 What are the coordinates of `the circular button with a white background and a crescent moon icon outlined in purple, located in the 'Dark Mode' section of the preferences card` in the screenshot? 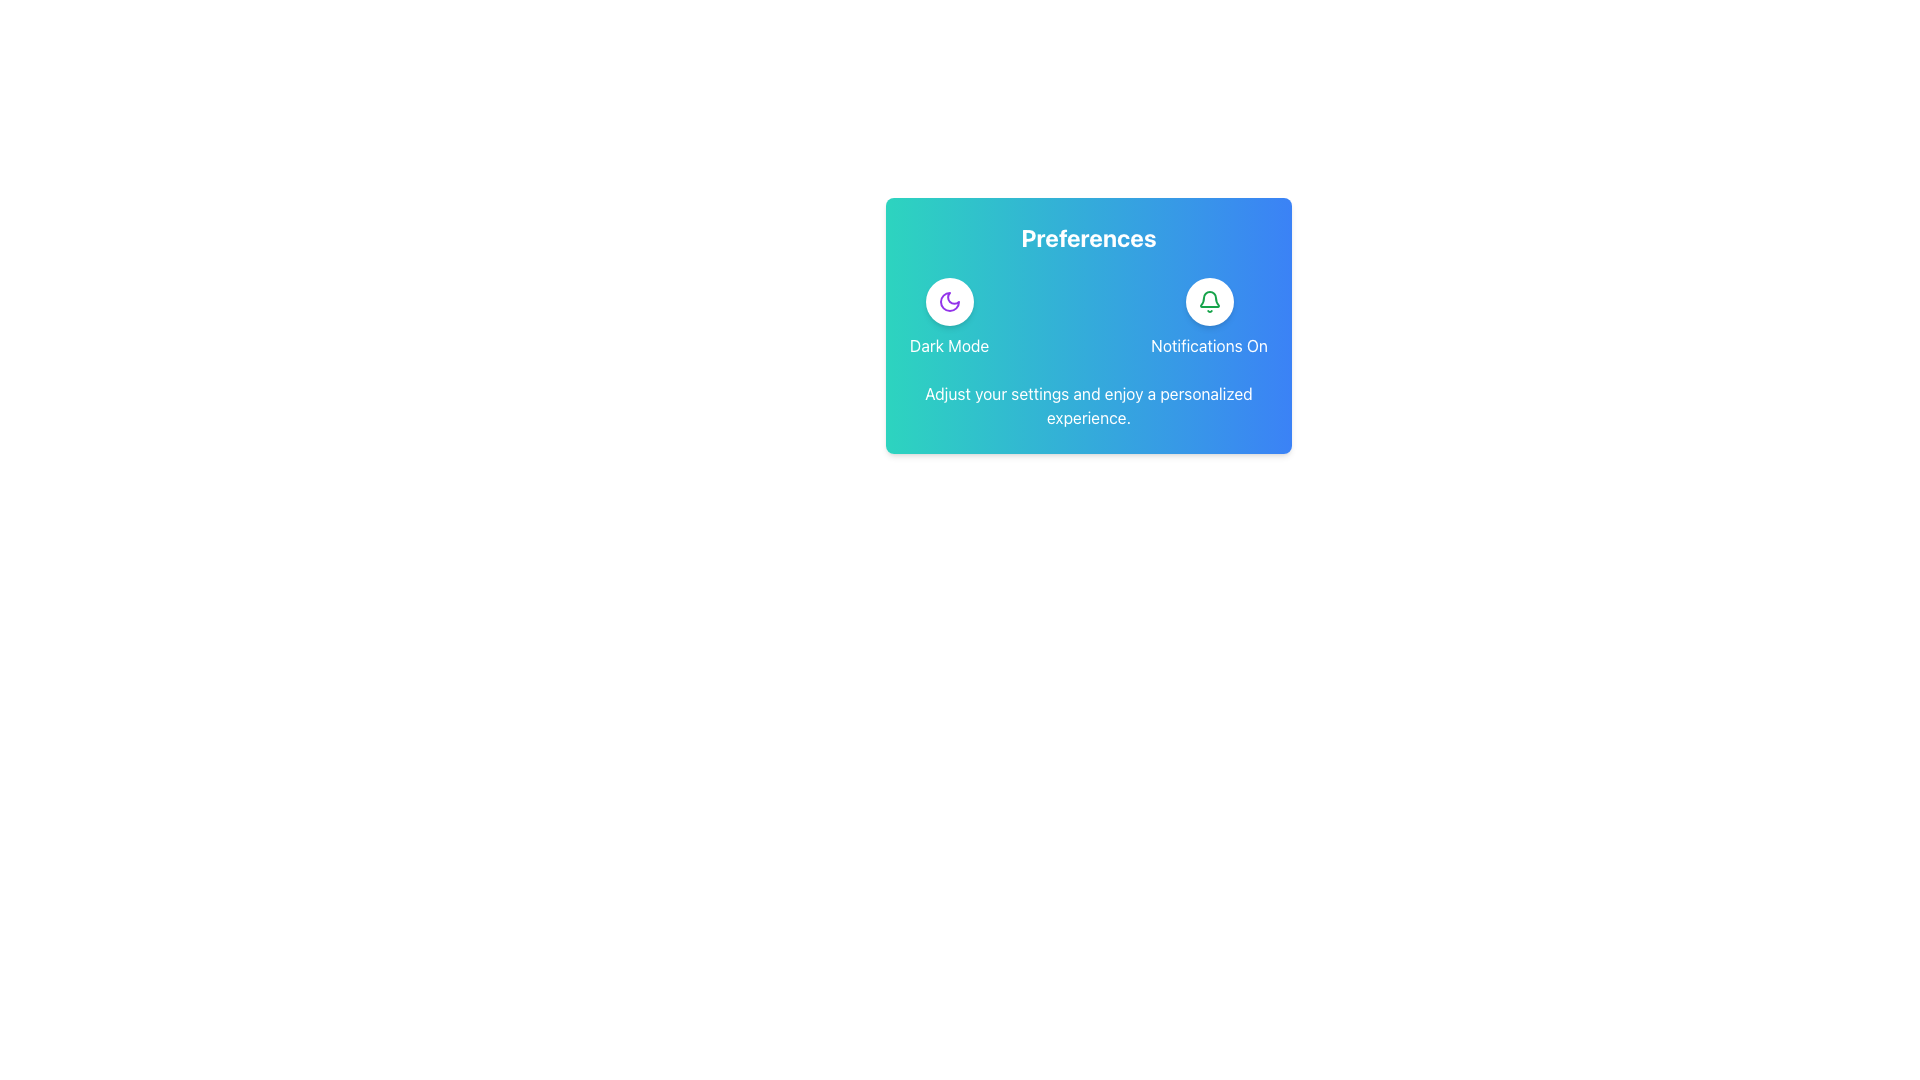 It's located at (948, 301).